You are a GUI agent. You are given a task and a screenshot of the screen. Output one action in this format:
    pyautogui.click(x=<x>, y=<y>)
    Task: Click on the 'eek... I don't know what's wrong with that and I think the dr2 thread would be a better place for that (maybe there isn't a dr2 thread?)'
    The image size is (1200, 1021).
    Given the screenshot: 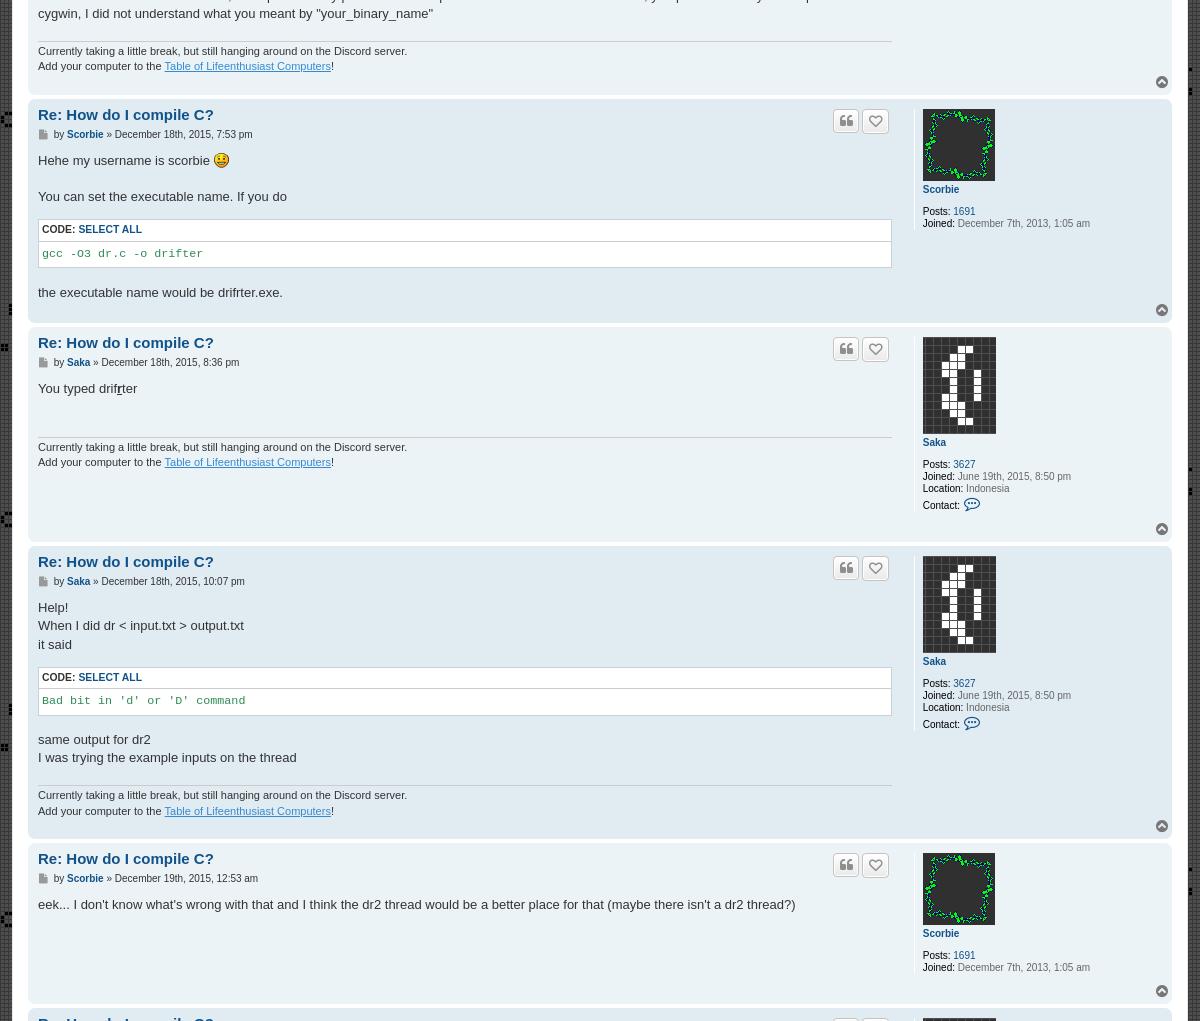 What is the action you would take?
    pyautogui.click(x=416, y=904)
    